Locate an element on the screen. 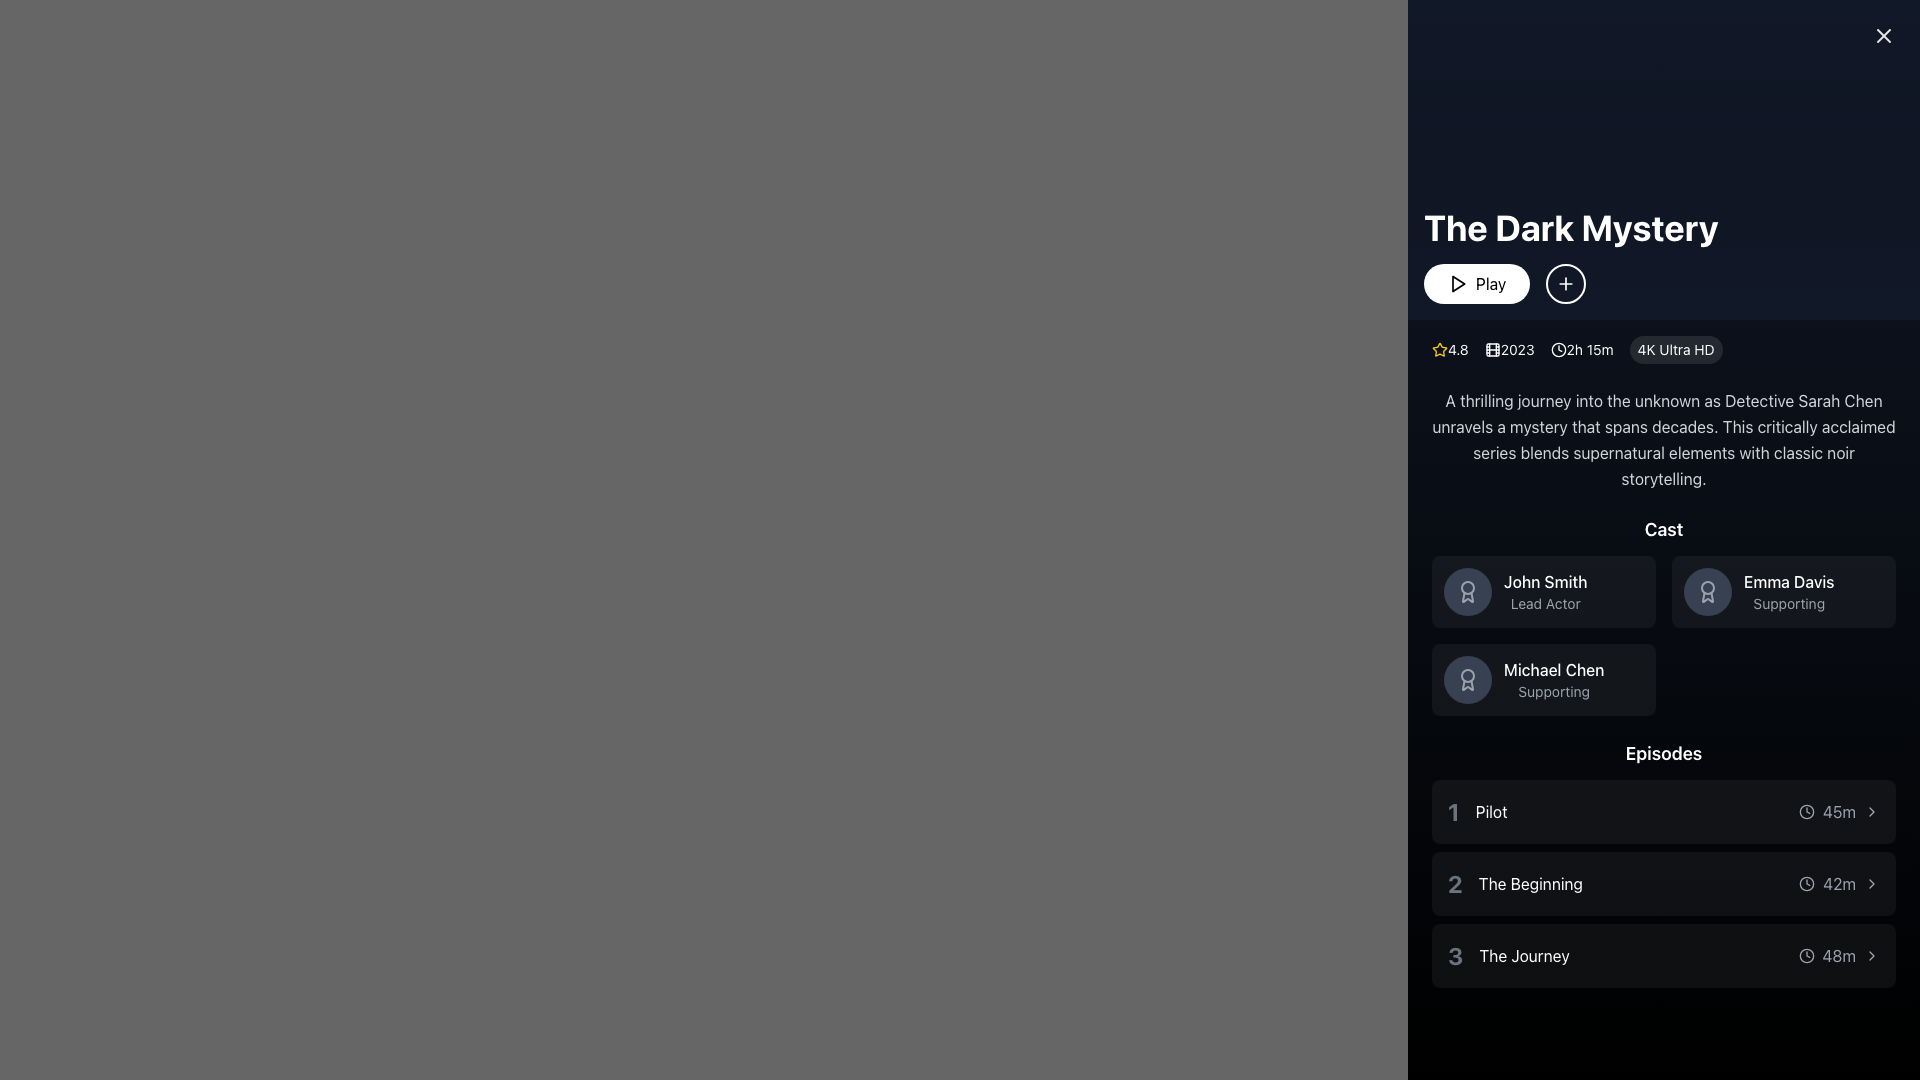  the oval badge containing the text '4K Ultra HD', which has a dark background and light-colored text, positioned last in the horizontal group of media item descriptors is located at coordinates (1676, 349).